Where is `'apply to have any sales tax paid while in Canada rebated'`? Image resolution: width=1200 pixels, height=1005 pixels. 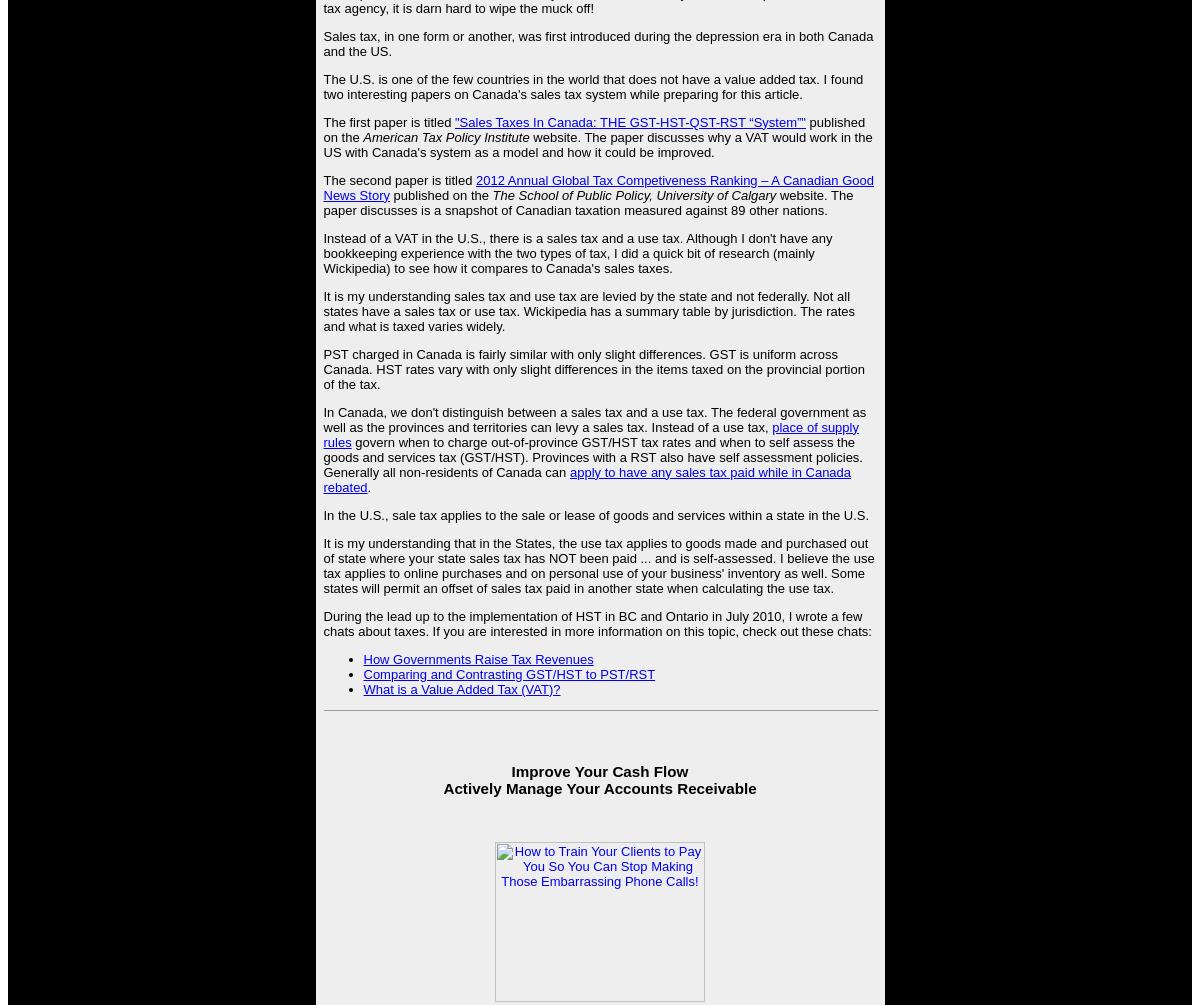 'apply to have any sales tax paid while in Canada rebated' is located at coordinates (586, 478).